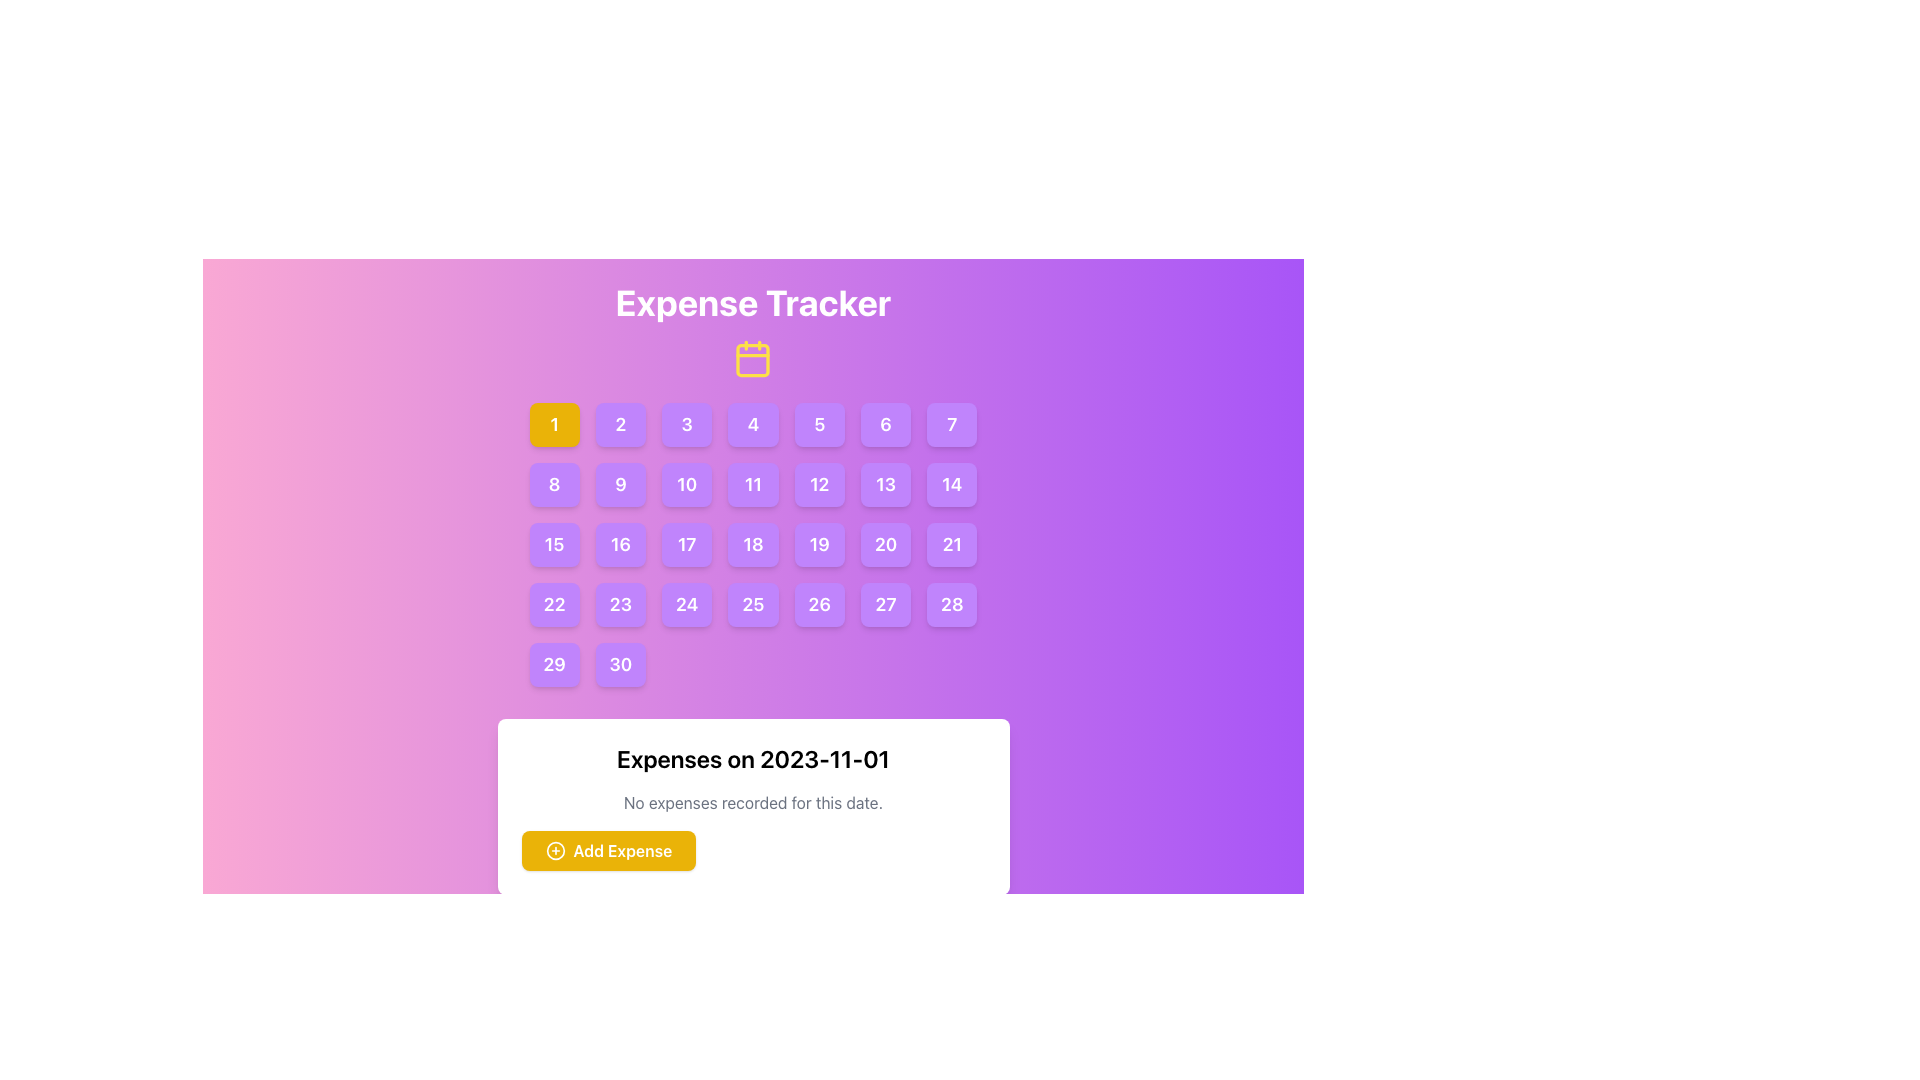  Describe the element at coordinates (555, 851) in the screenshot. I see `the outer circular component of the 'Add Expense' button, which is part of the SVG icon designed to signify the addition functionality` at that location.